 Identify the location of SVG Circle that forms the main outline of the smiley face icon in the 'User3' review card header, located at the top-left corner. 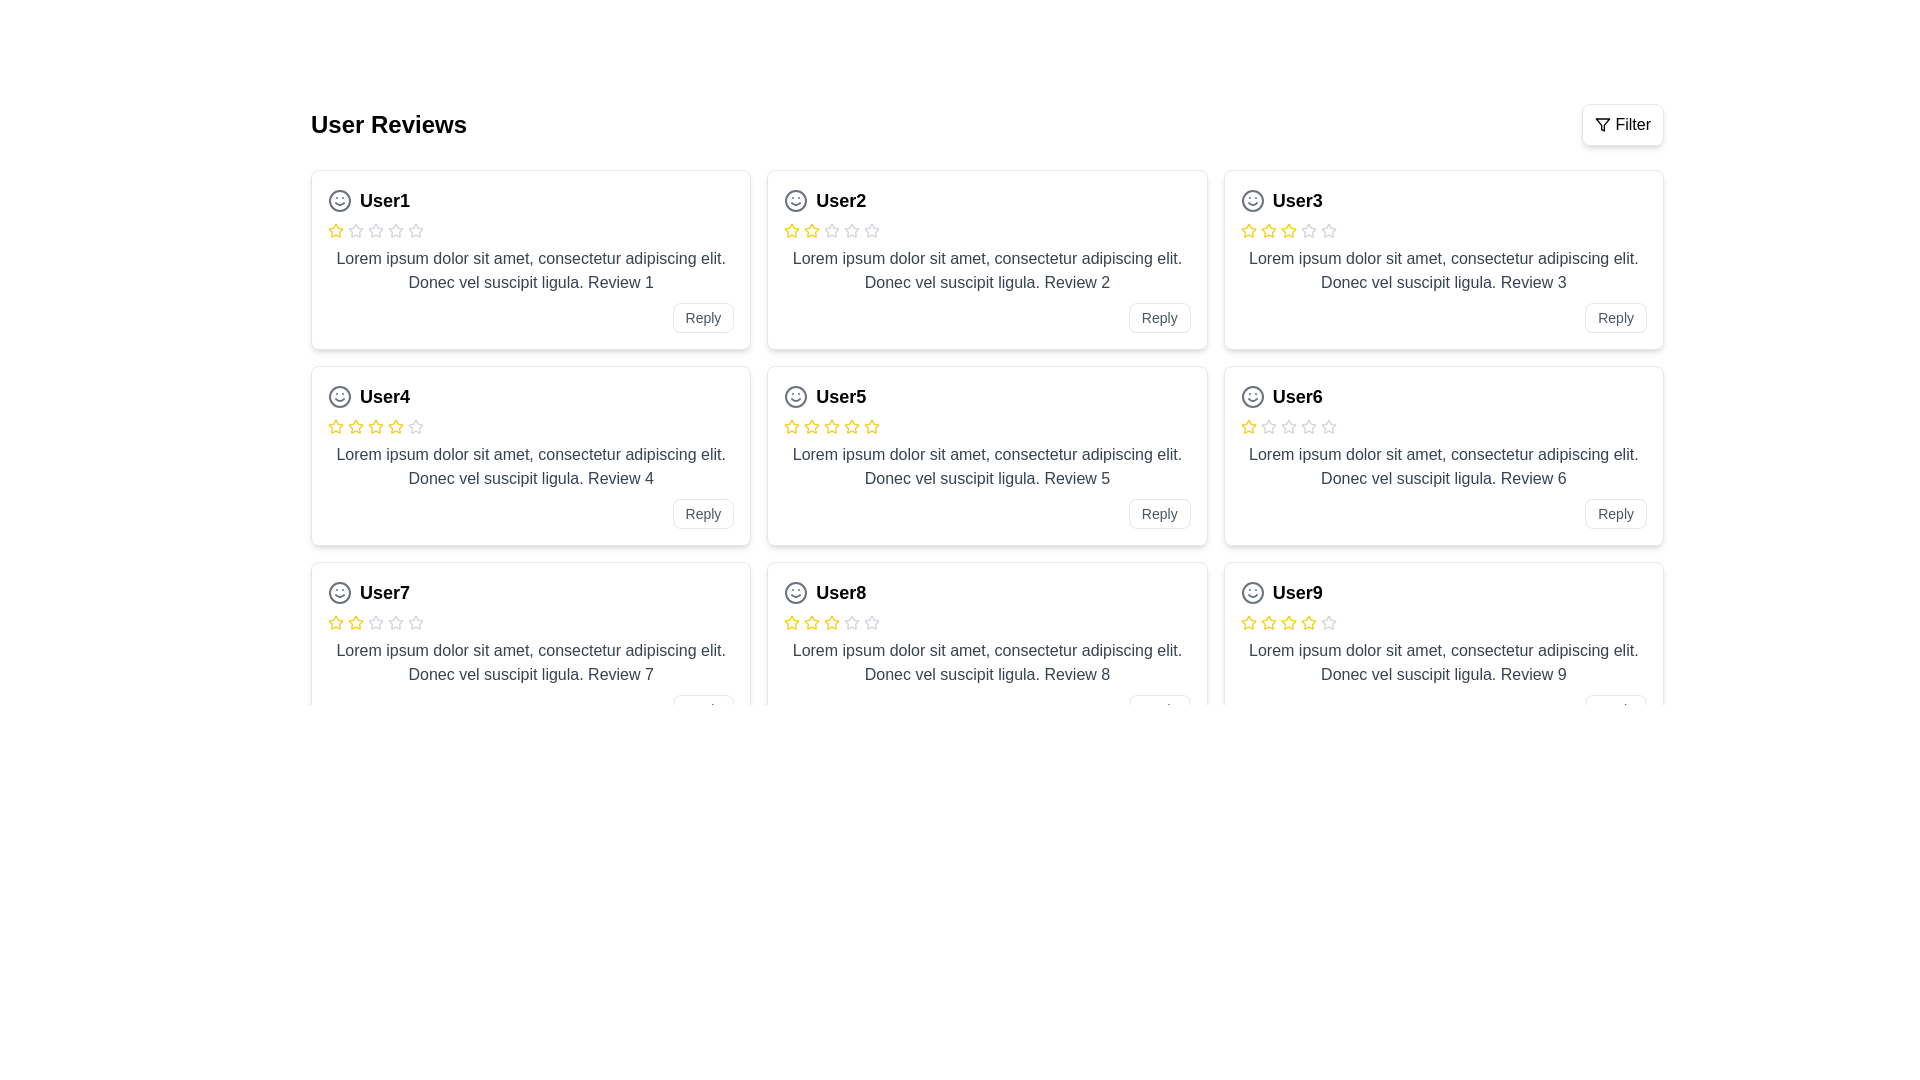
(1251, 200).